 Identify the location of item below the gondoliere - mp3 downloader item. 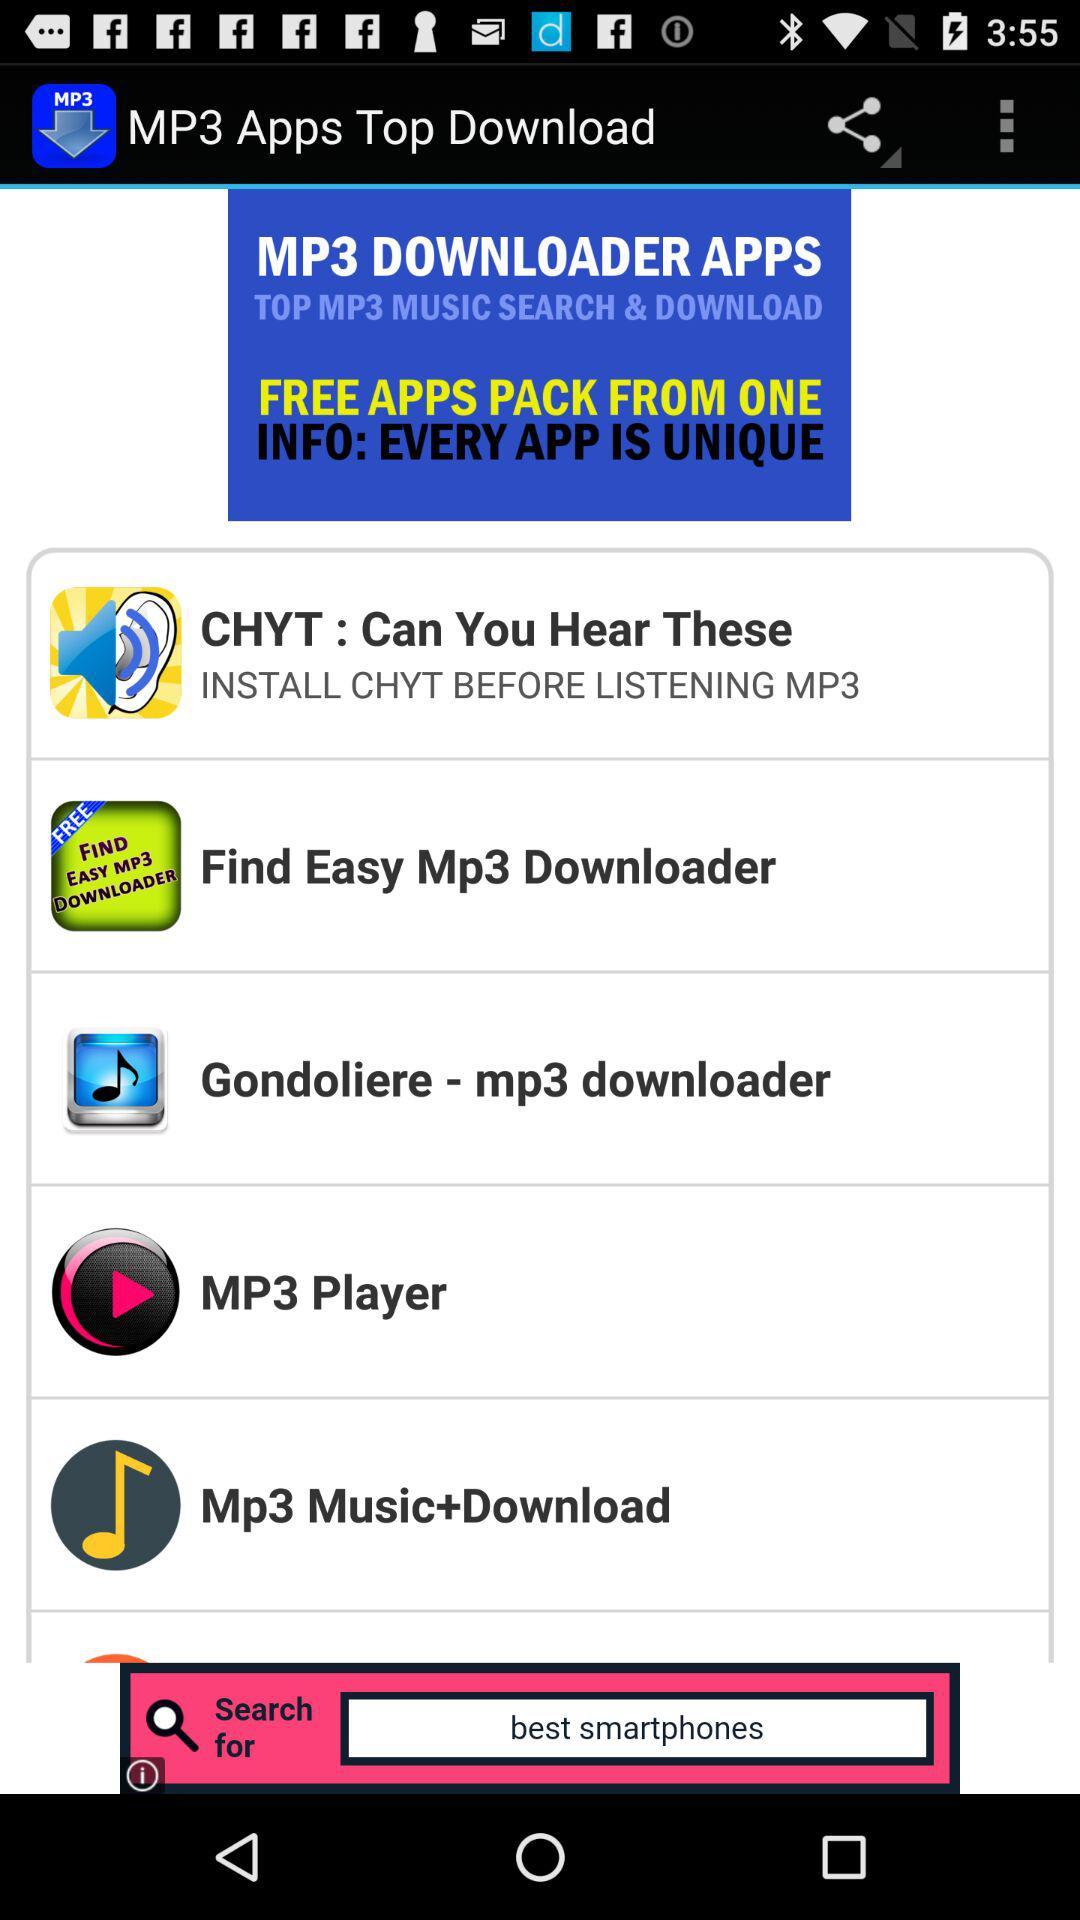
(613, 1291).